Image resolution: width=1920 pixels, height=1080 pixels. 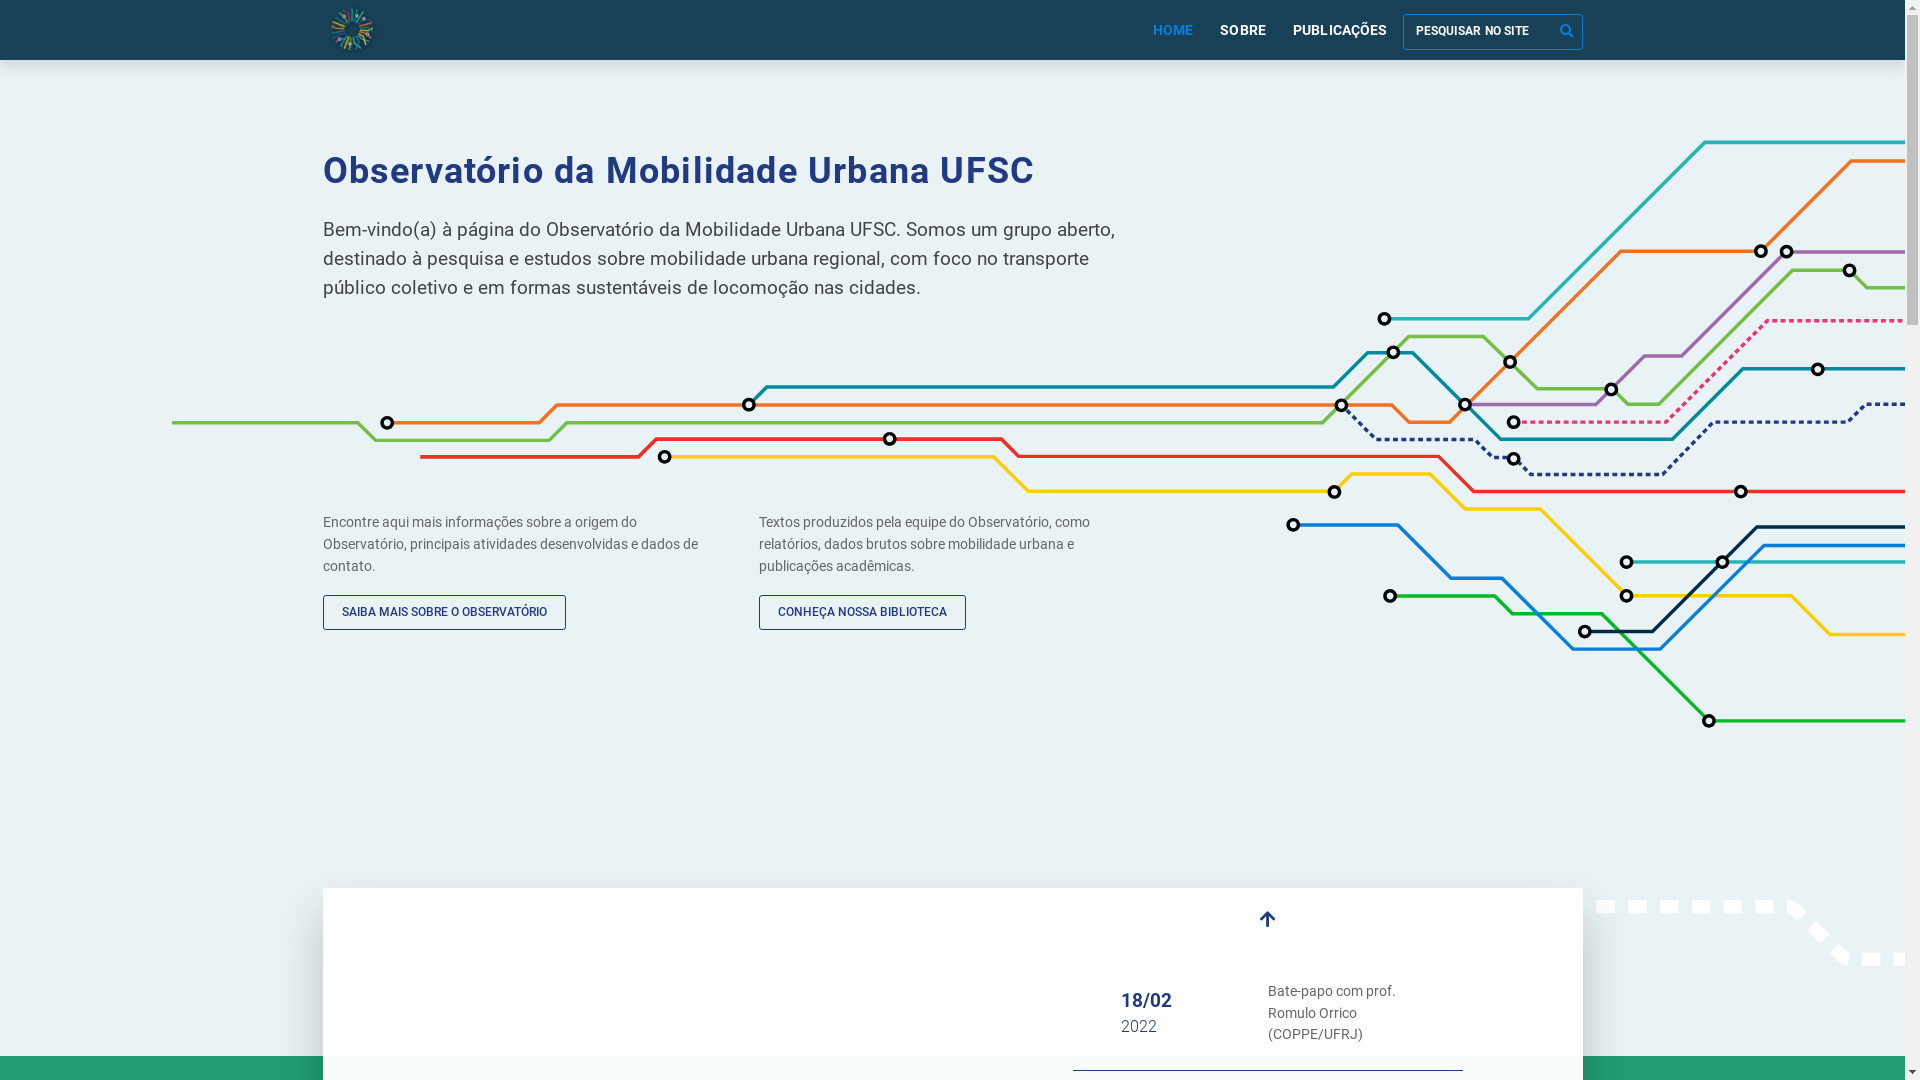 I want to click on 'HOME', so click(x=1172, y=30).